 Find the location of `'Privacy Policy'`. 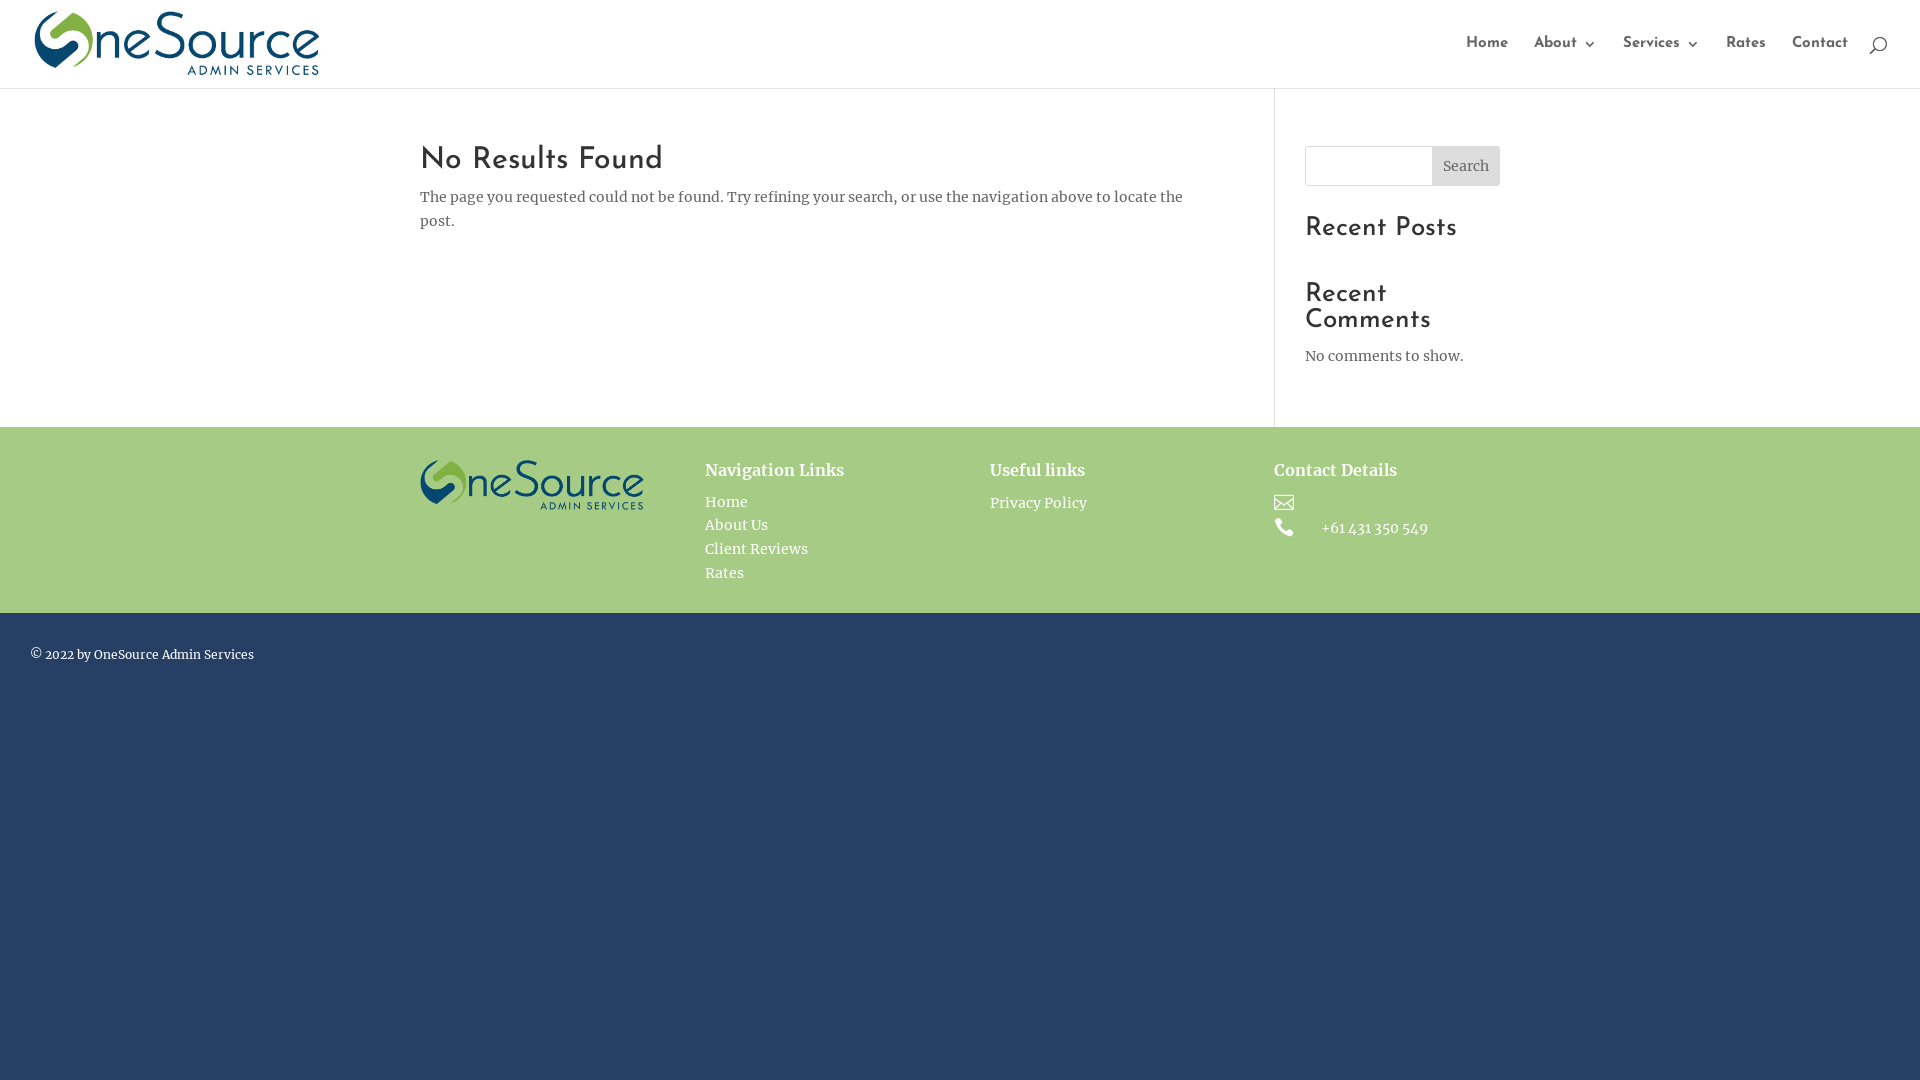

'Privacy Policy' is located at coordinates (1038, 501).